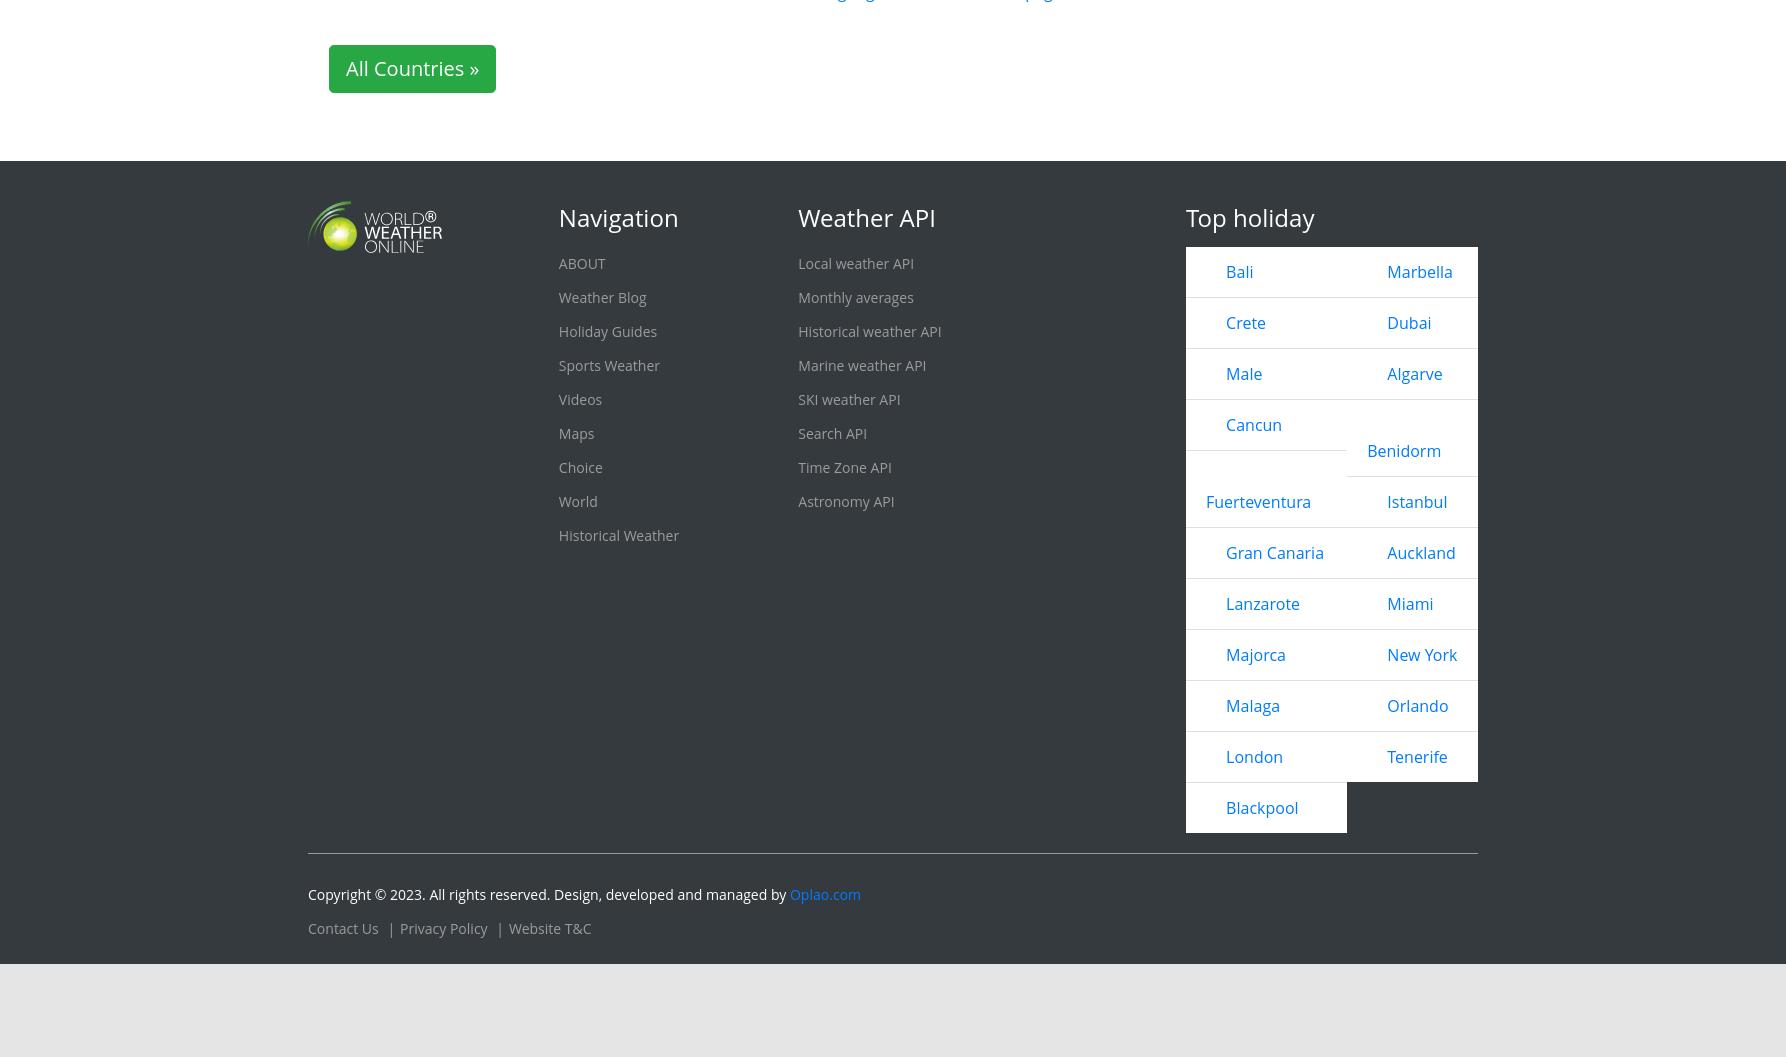  I want to click on 'Winnipeg', so click(1016, 287).